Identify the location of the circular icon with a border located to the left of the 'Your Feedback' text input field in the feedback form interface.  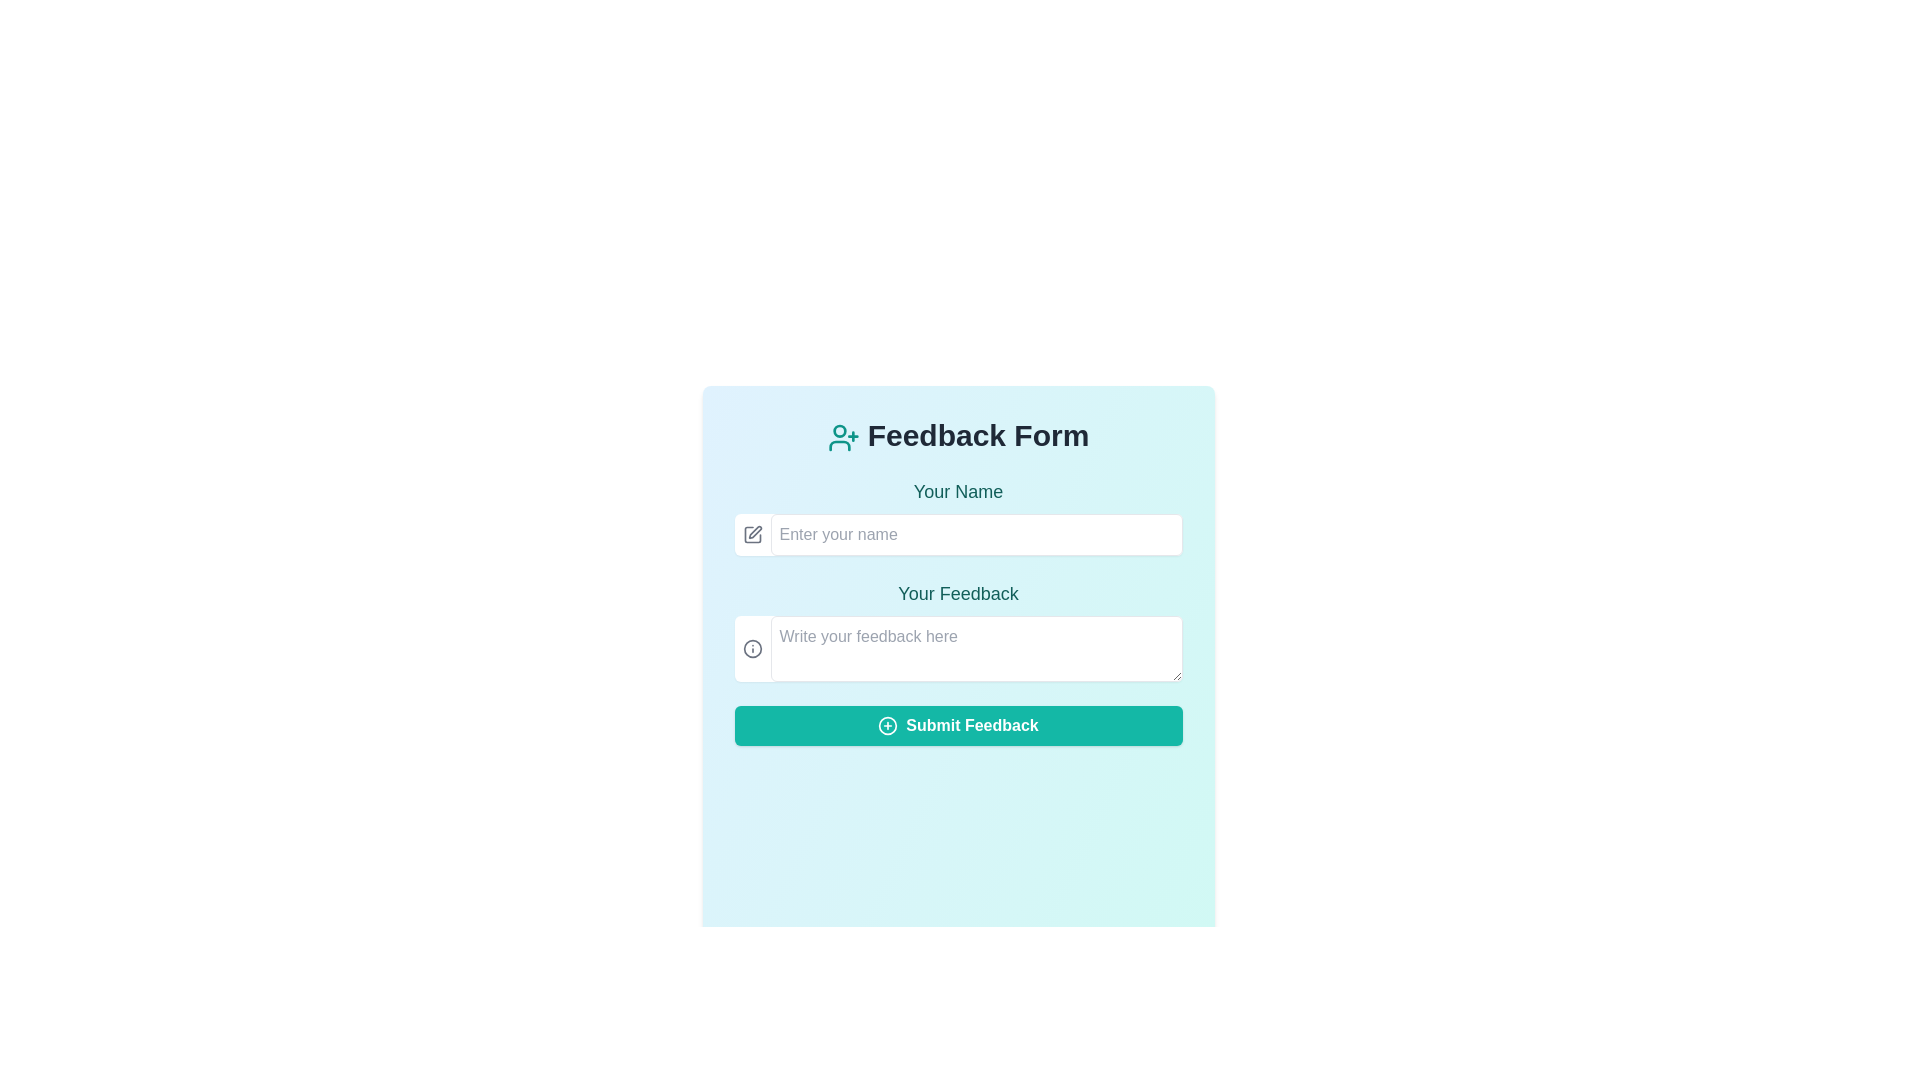
(751, 649).